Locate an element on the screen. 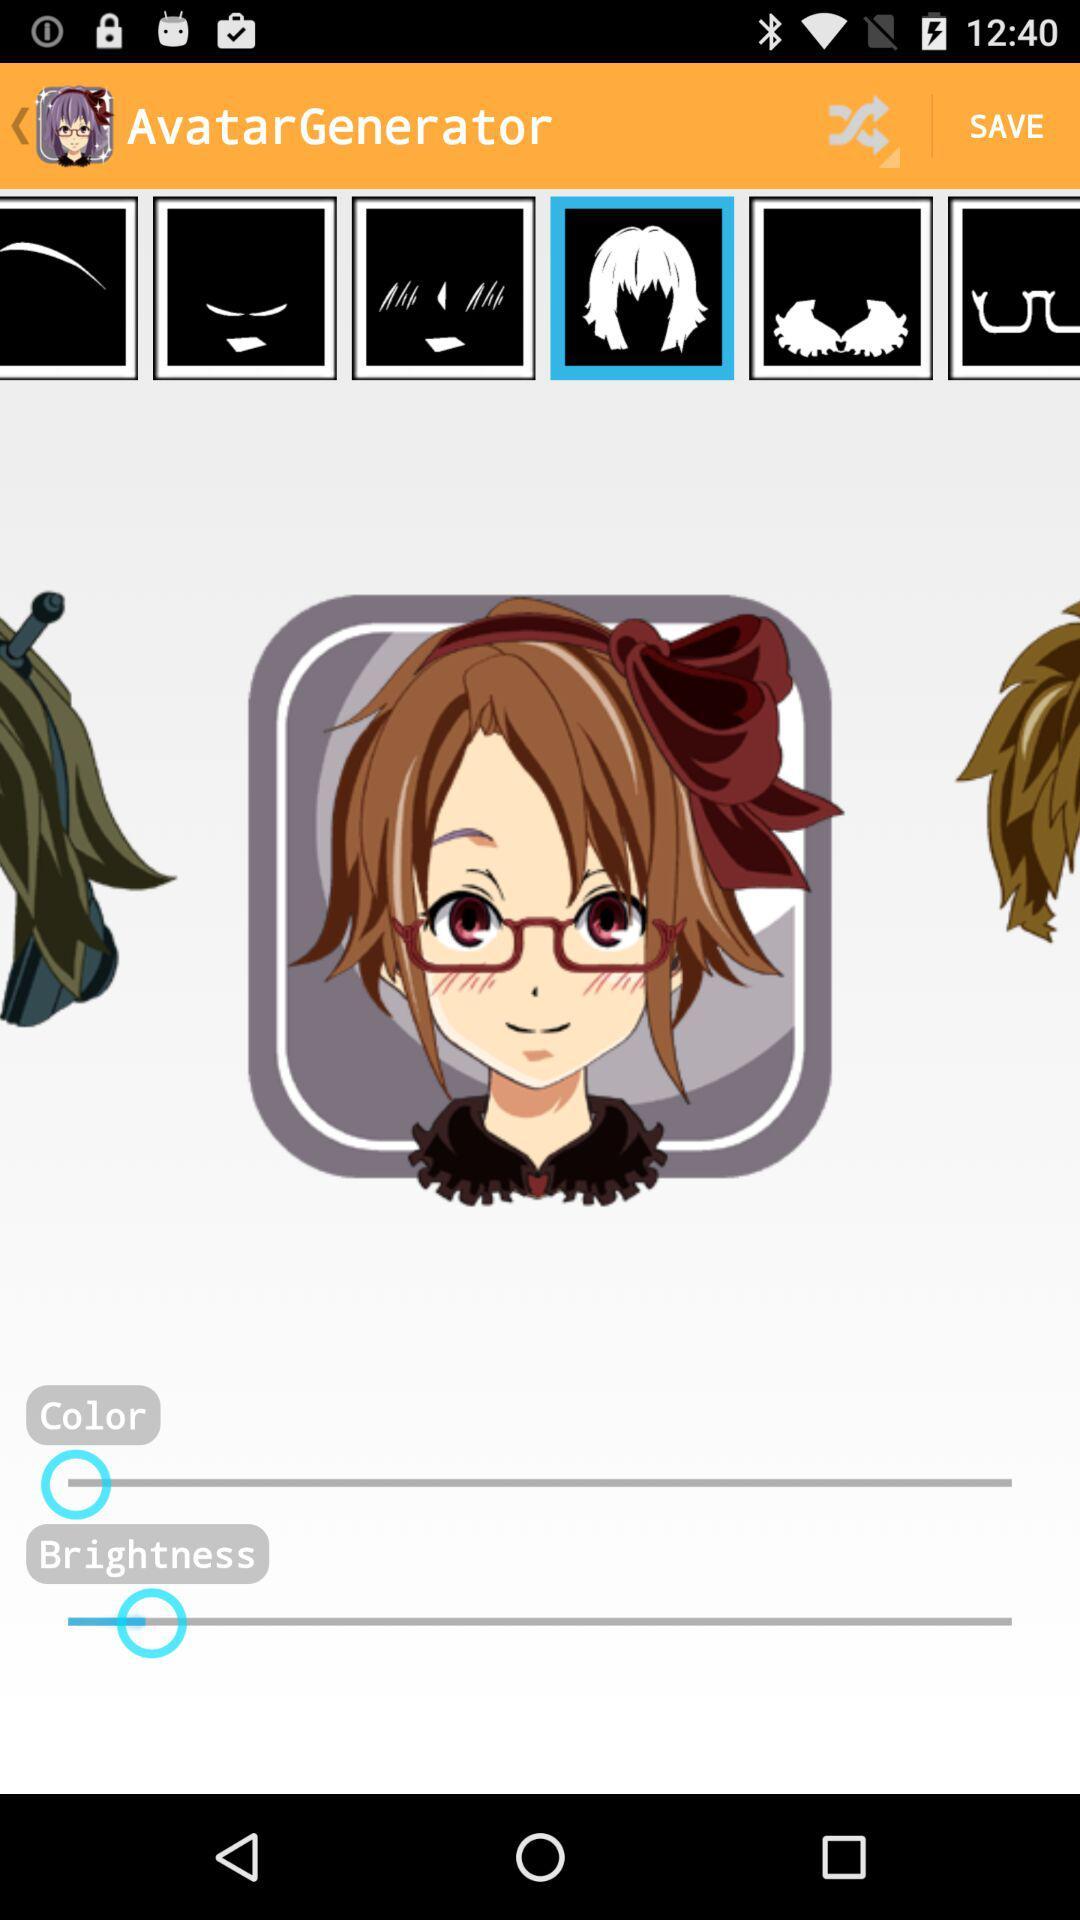  choose eyebrows is located at coordinates (68, 287).